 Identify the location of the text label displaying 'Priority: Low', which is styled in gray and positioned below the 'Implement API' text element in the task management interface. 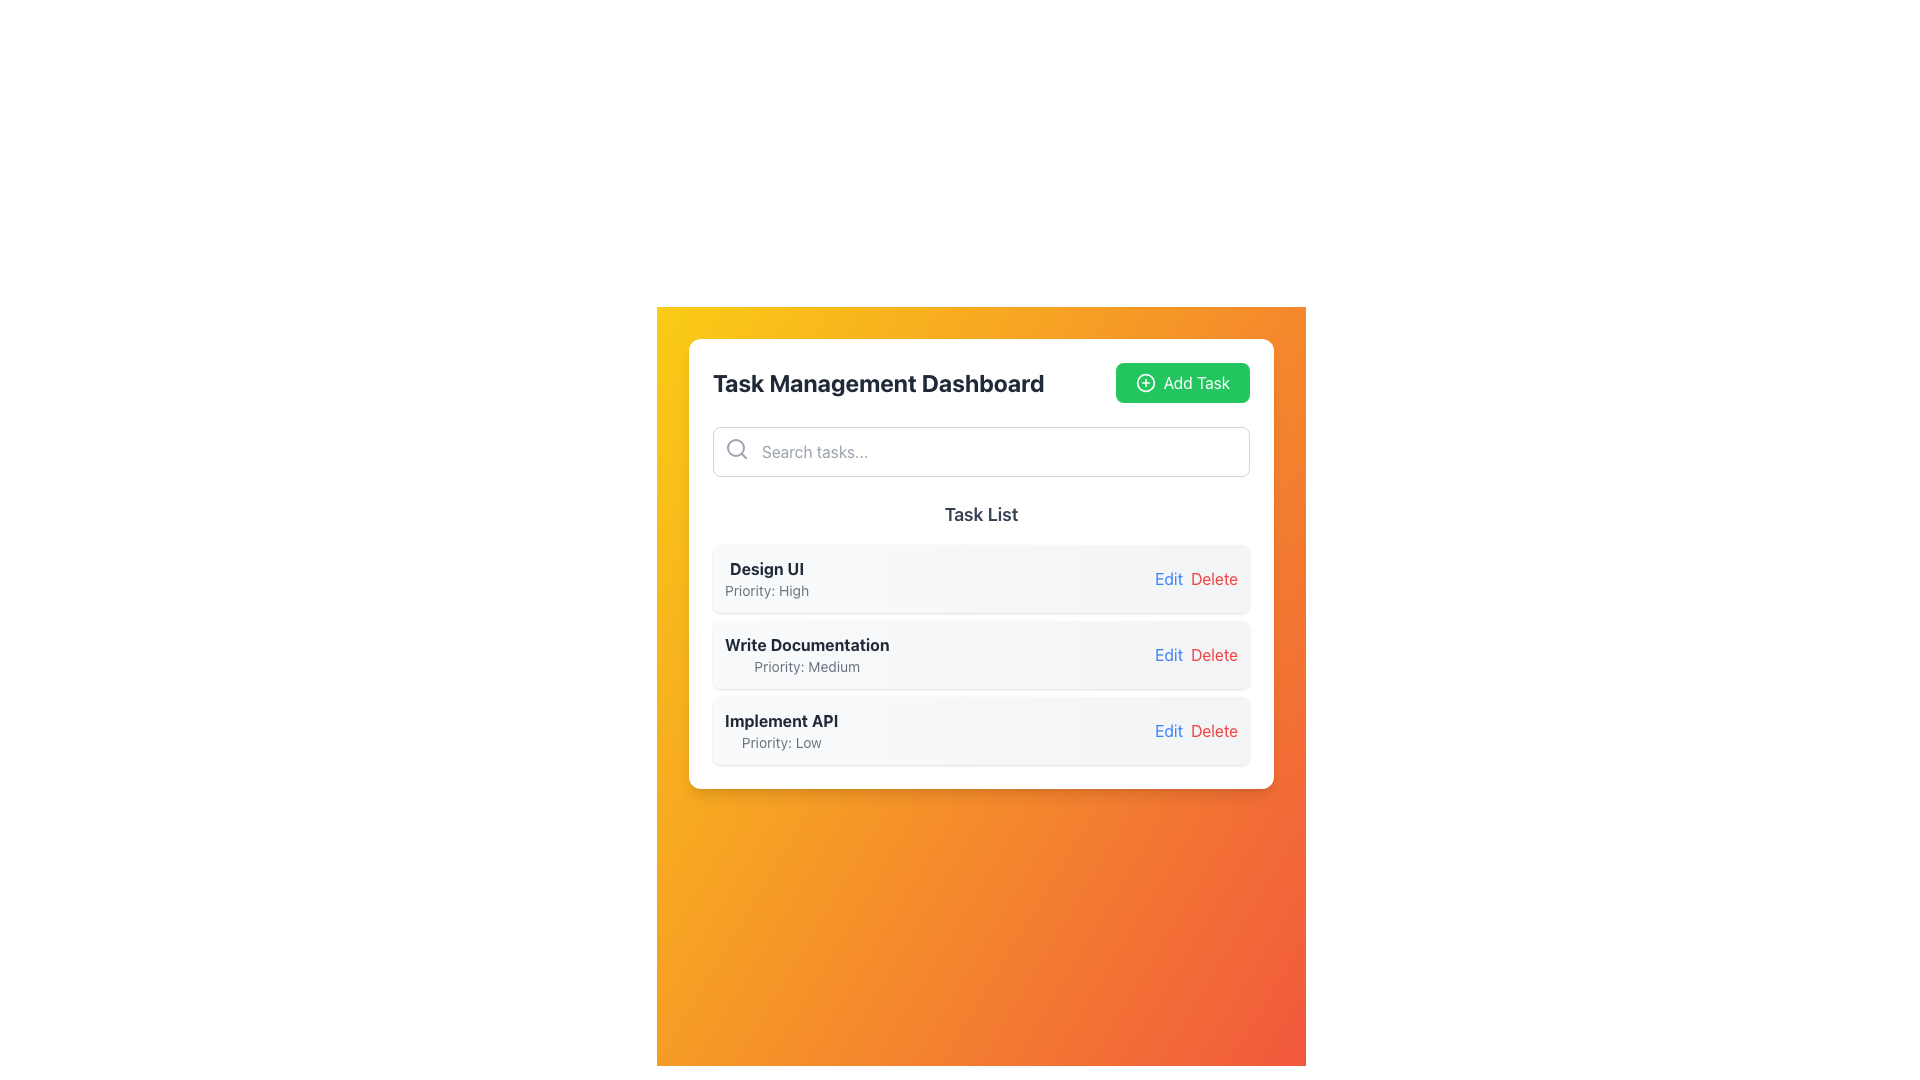
(780, 743).